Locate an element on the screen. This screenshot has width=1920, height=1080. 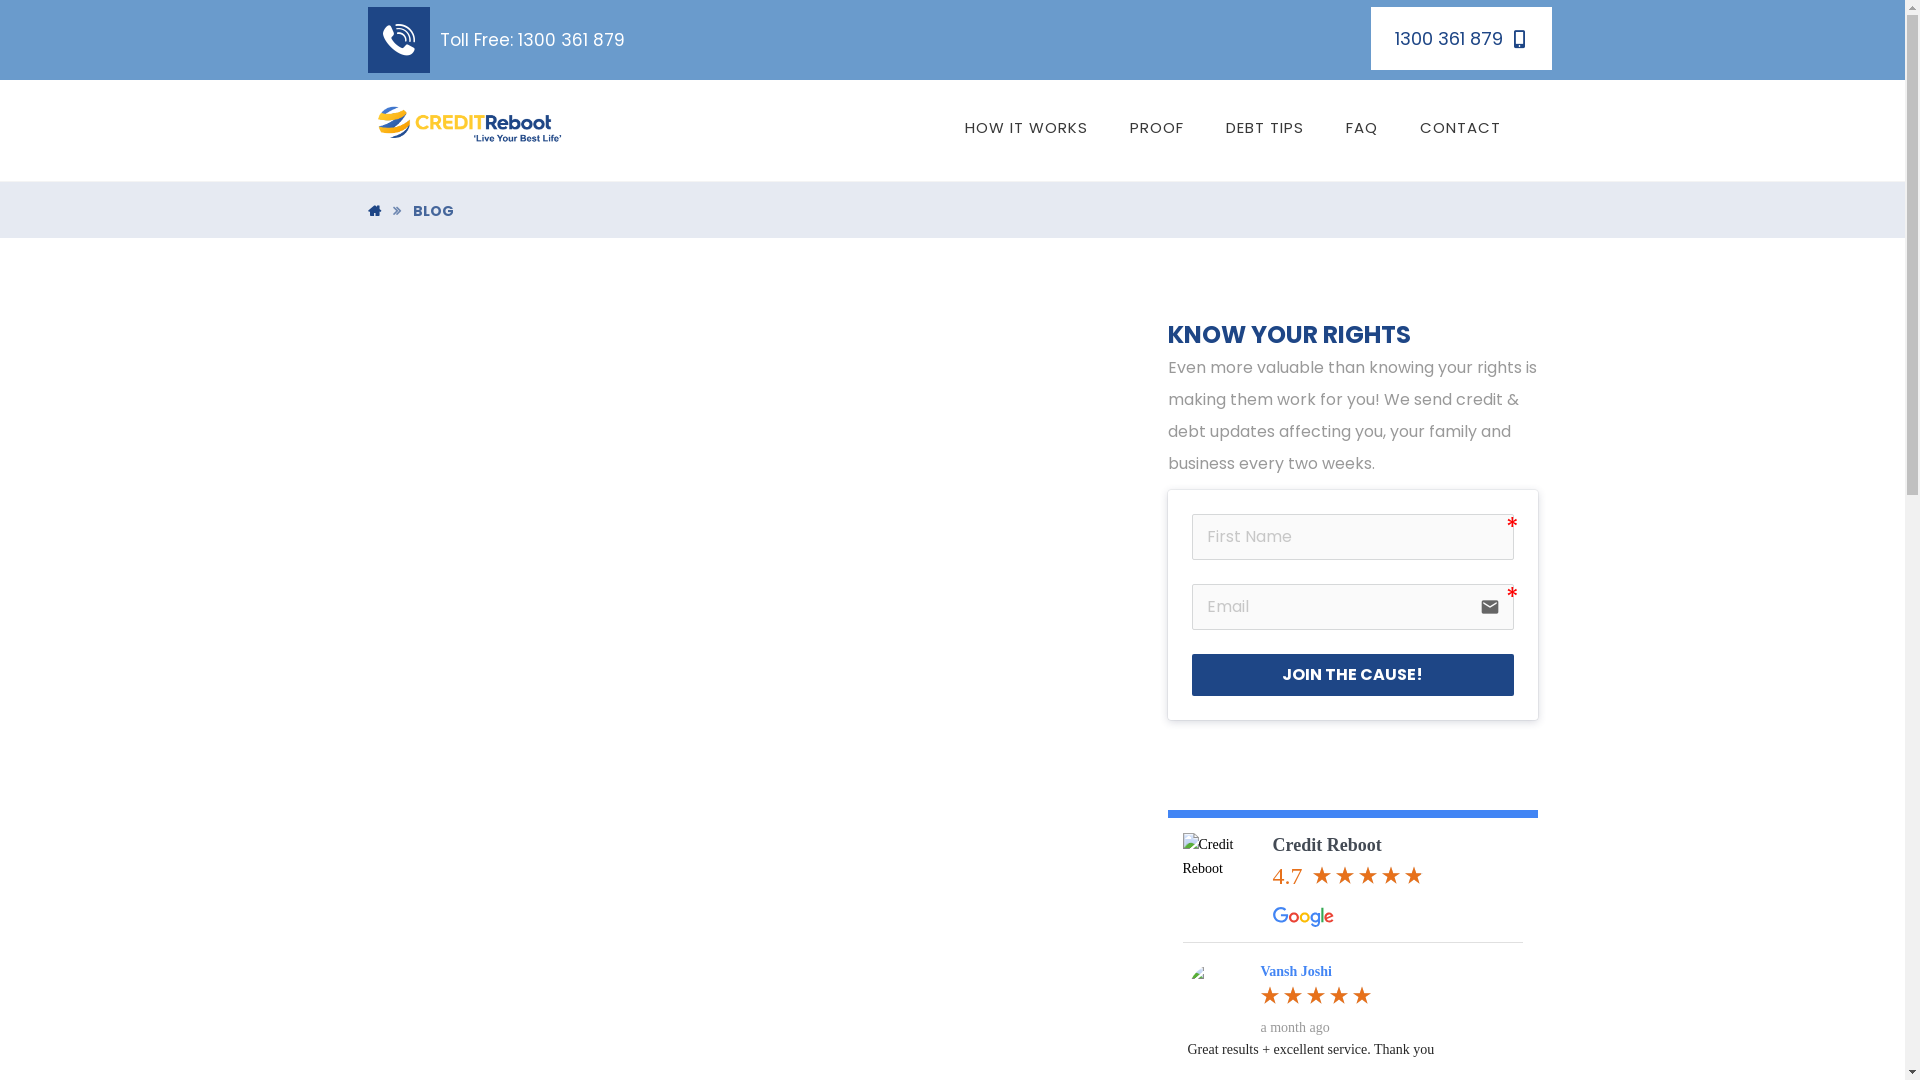
'FAQ' is located at coordinates (1361, 127).